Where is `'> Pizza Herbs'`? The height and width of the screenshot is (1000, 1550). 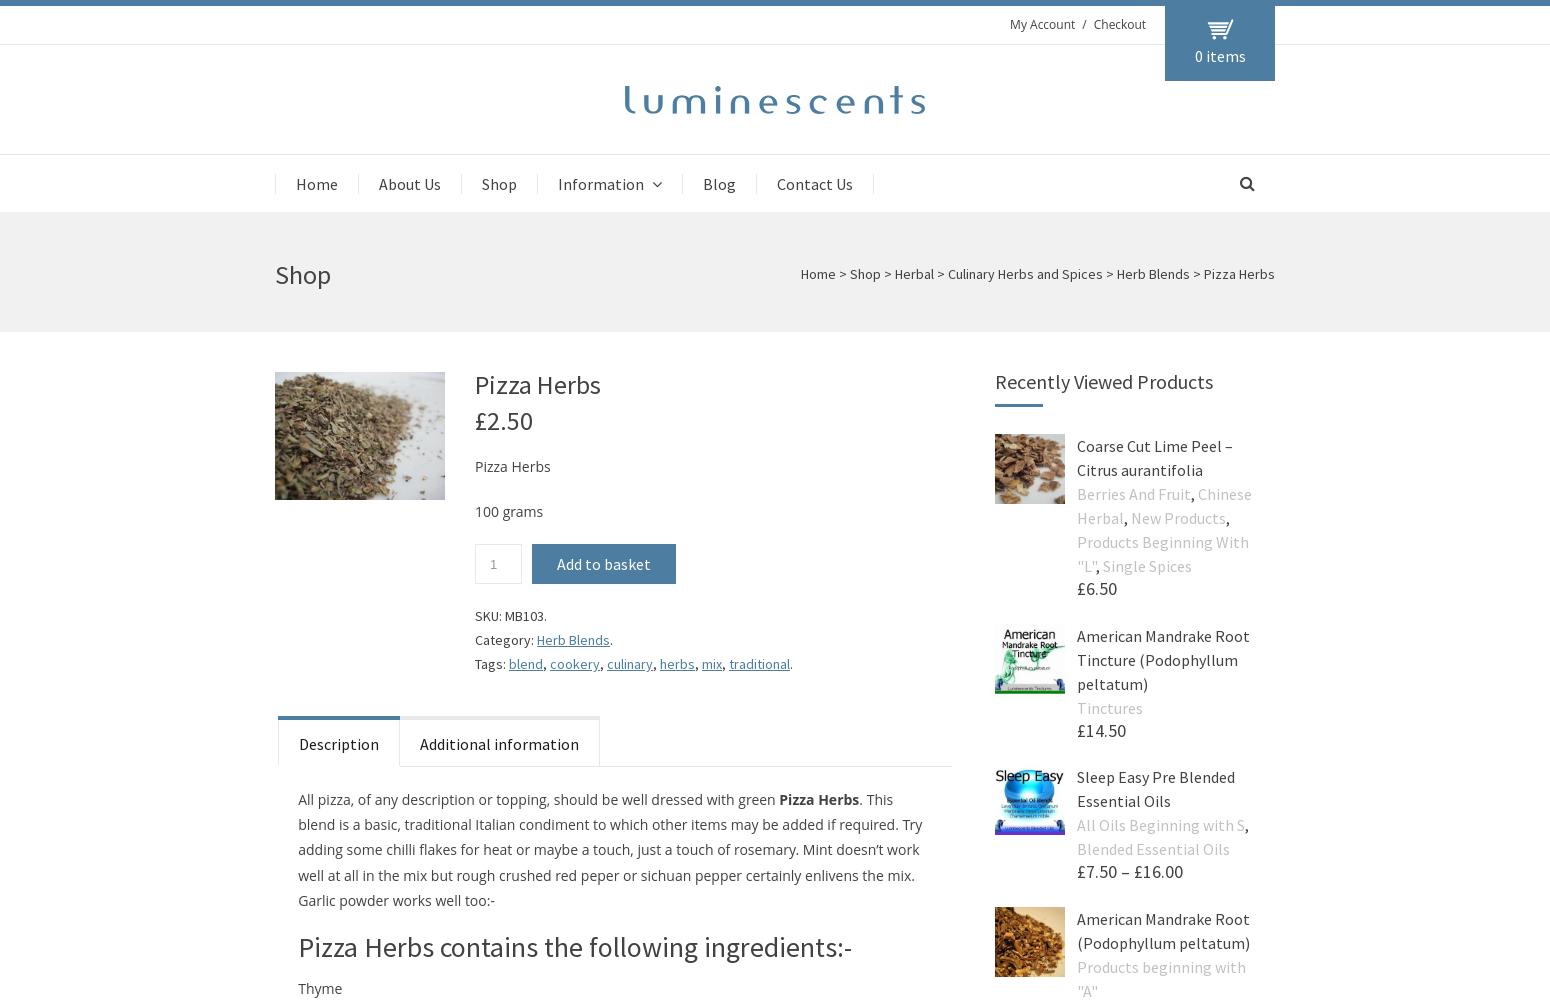 '> Pizza Herbs' is located at coordinates (1232, 274).